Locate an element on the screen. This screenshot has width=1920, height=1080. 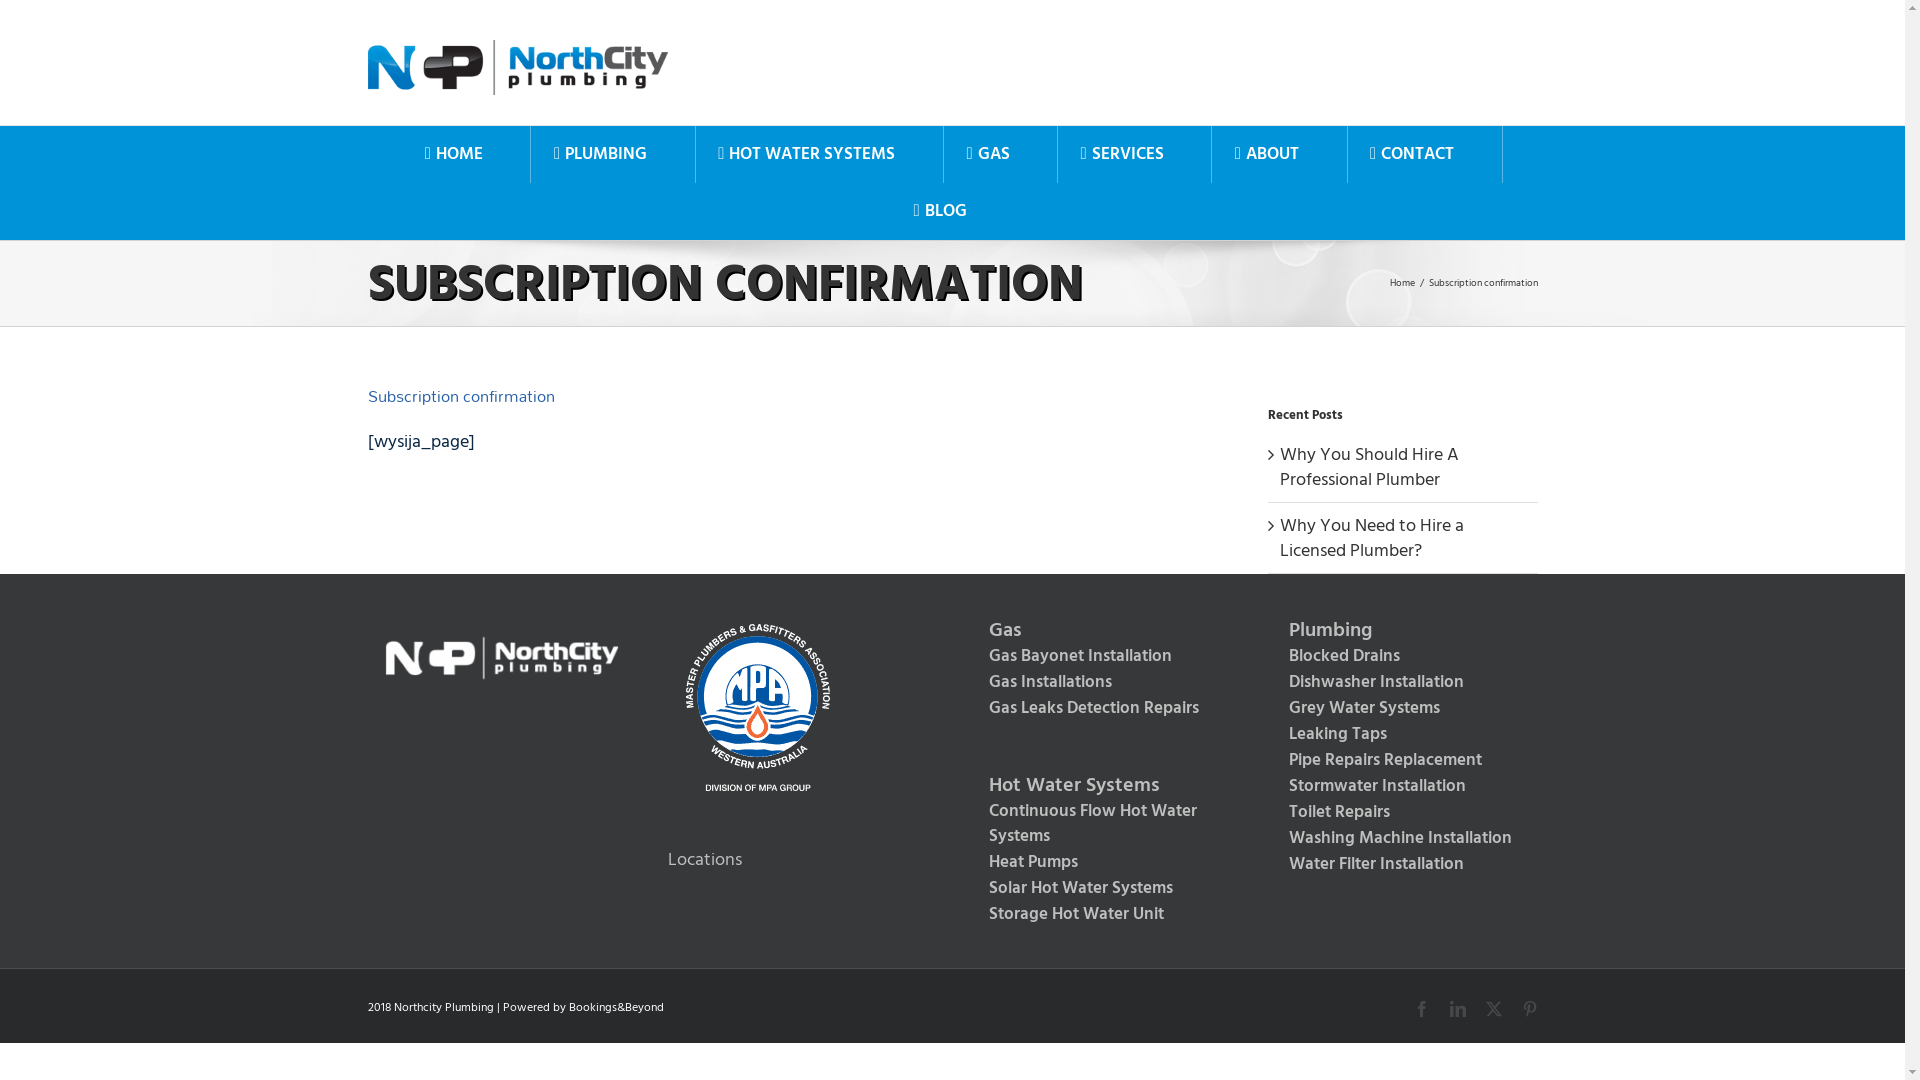
'Dishwasher Installation' is located at coordinates (1401, 681).